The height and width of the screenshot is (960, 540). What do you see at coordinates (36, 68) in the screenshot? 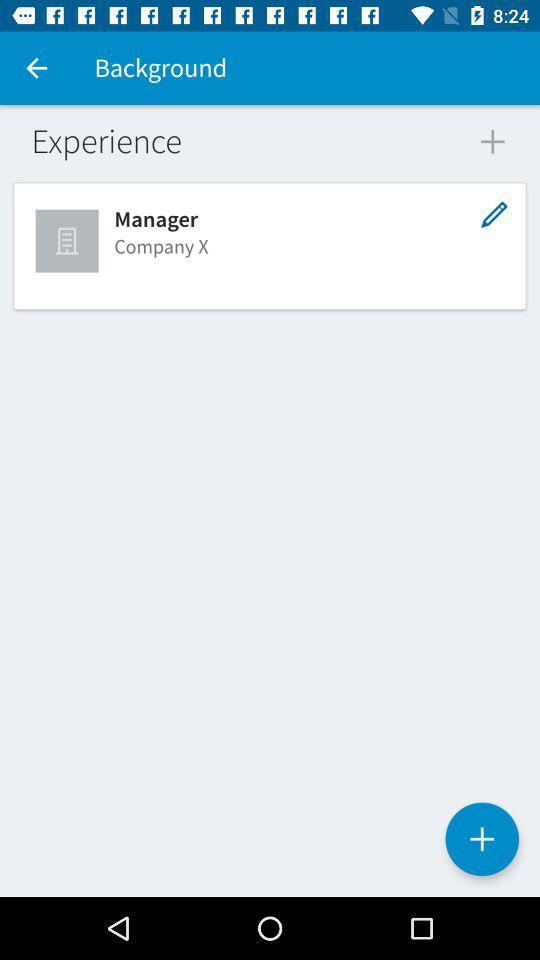
I see `the item to the left of the background icon` at bounding box center [36, 68].